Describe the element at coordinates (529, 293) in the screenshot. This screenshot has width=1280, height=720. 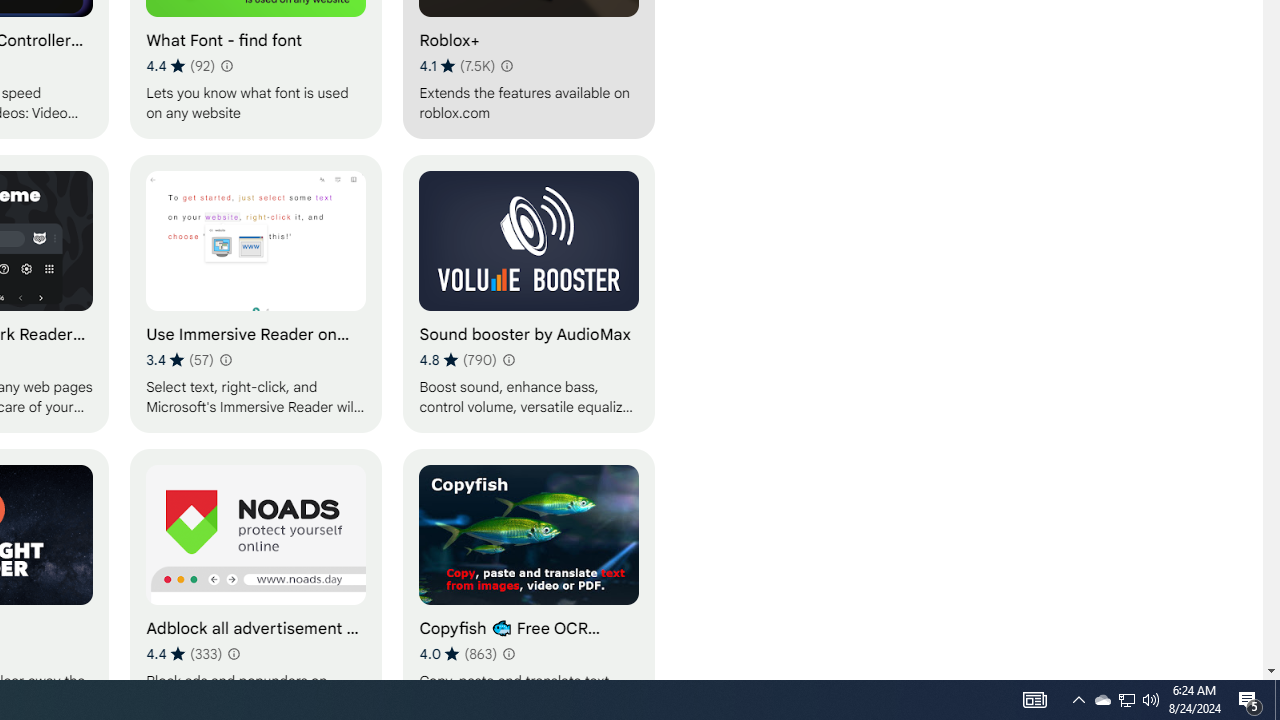
I see `'Sound booster by AudioMax'` at that location.